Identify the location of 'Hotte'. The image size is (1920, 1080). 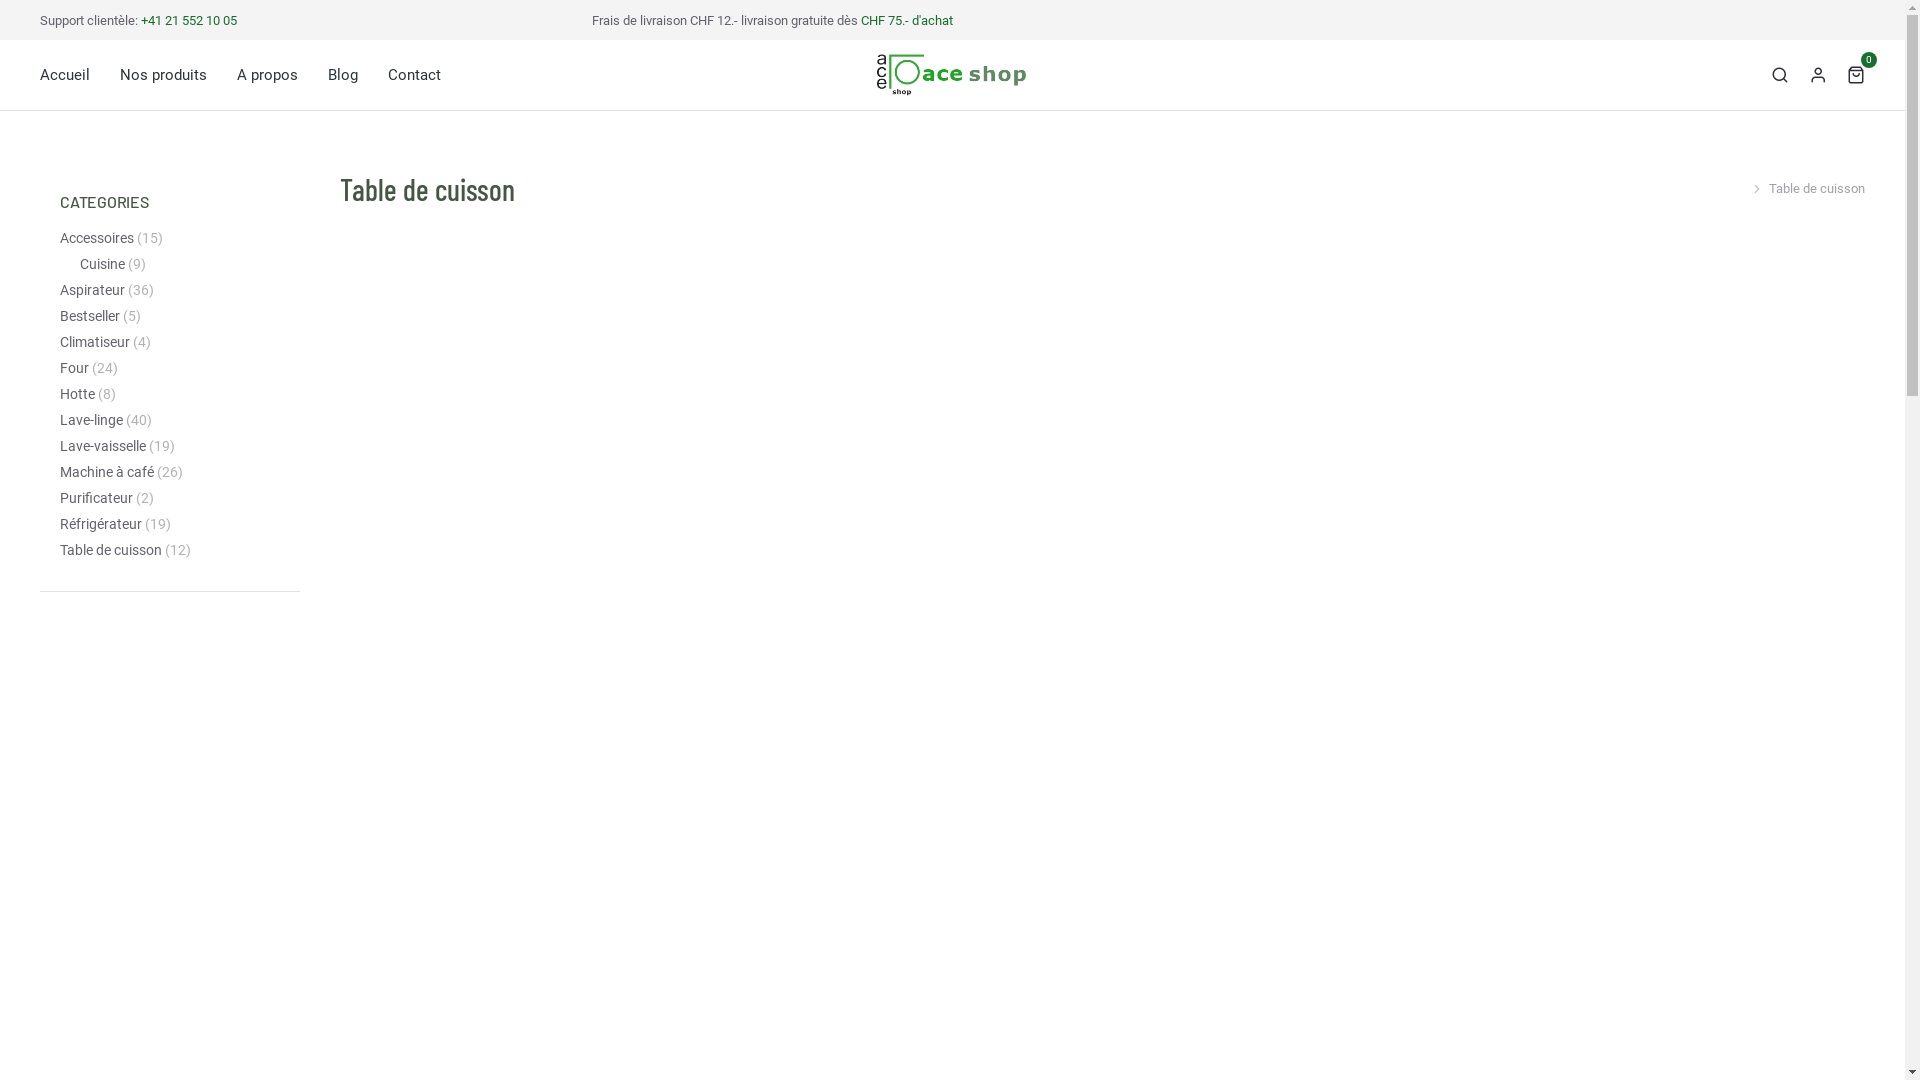
(77, 394).